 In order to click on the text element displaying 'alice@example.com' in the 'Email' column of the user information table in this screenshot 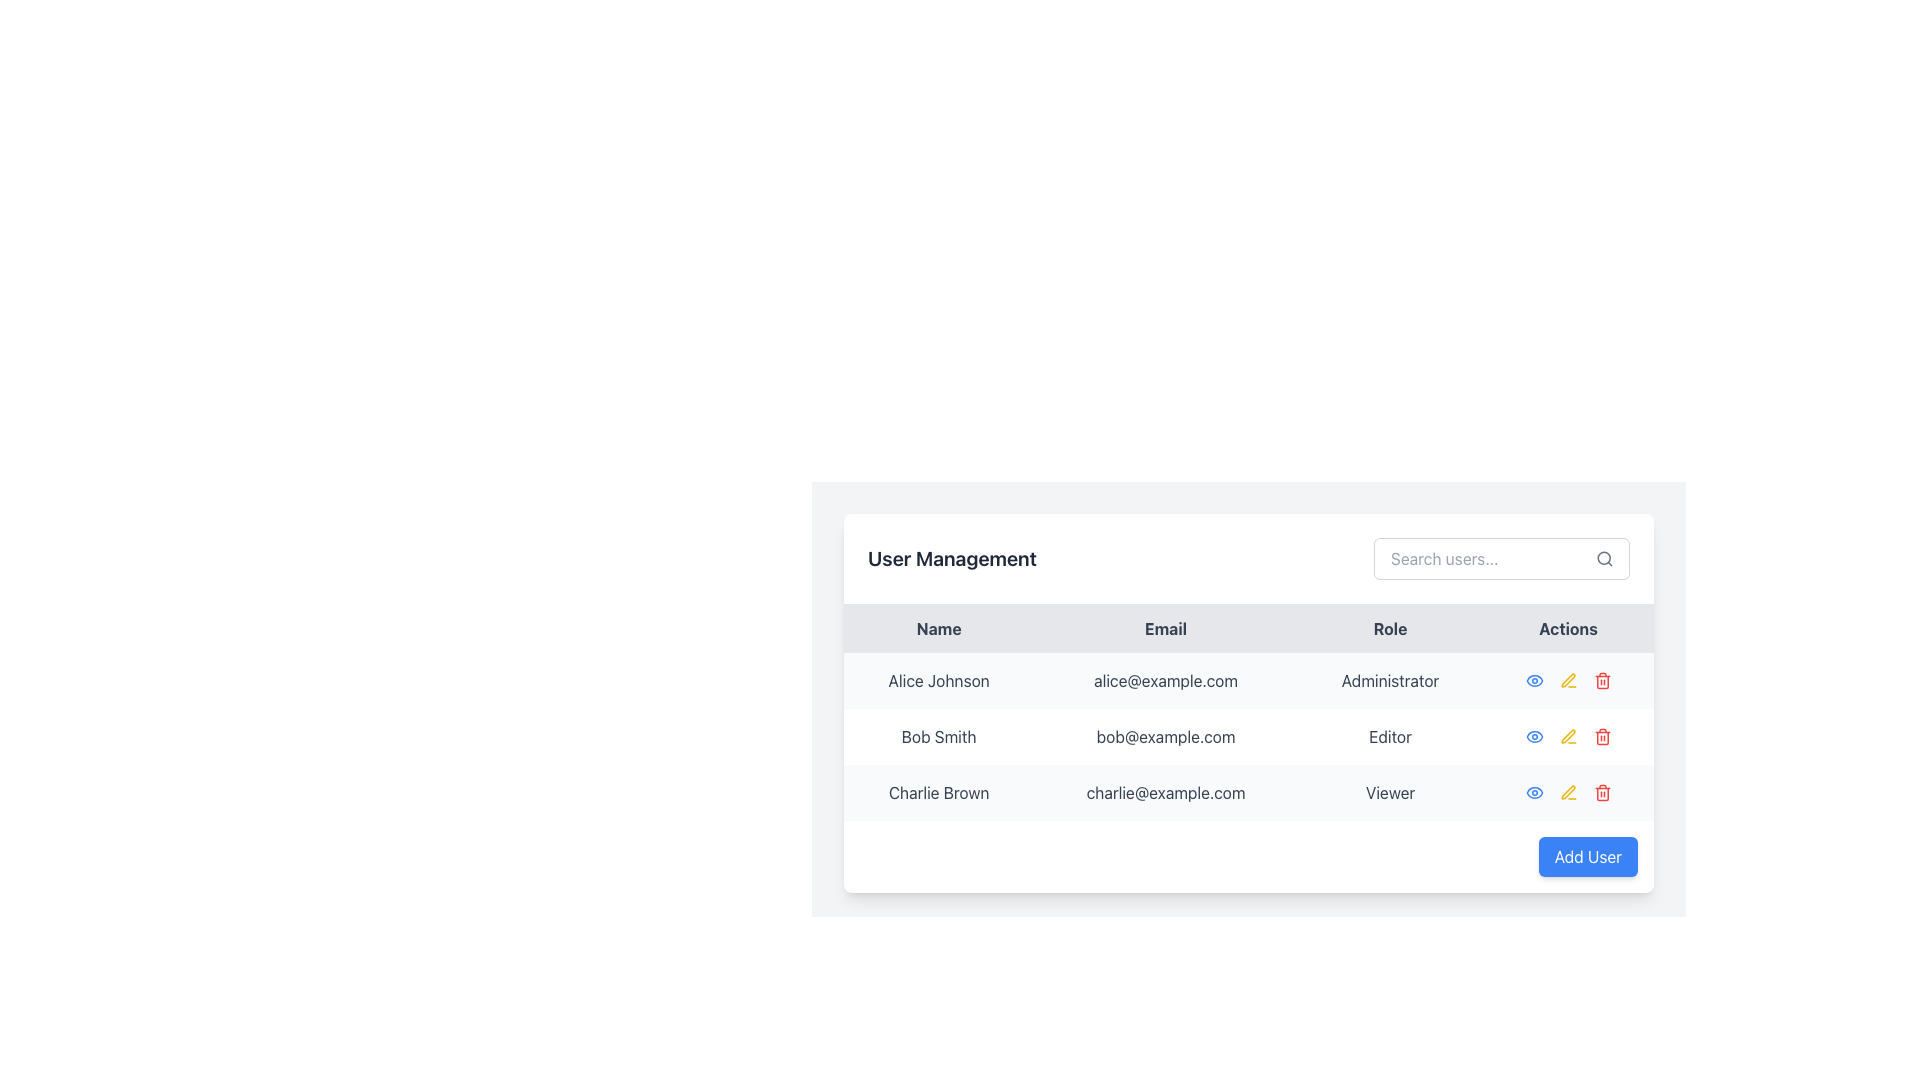, I will do `click(1166, 680)`.